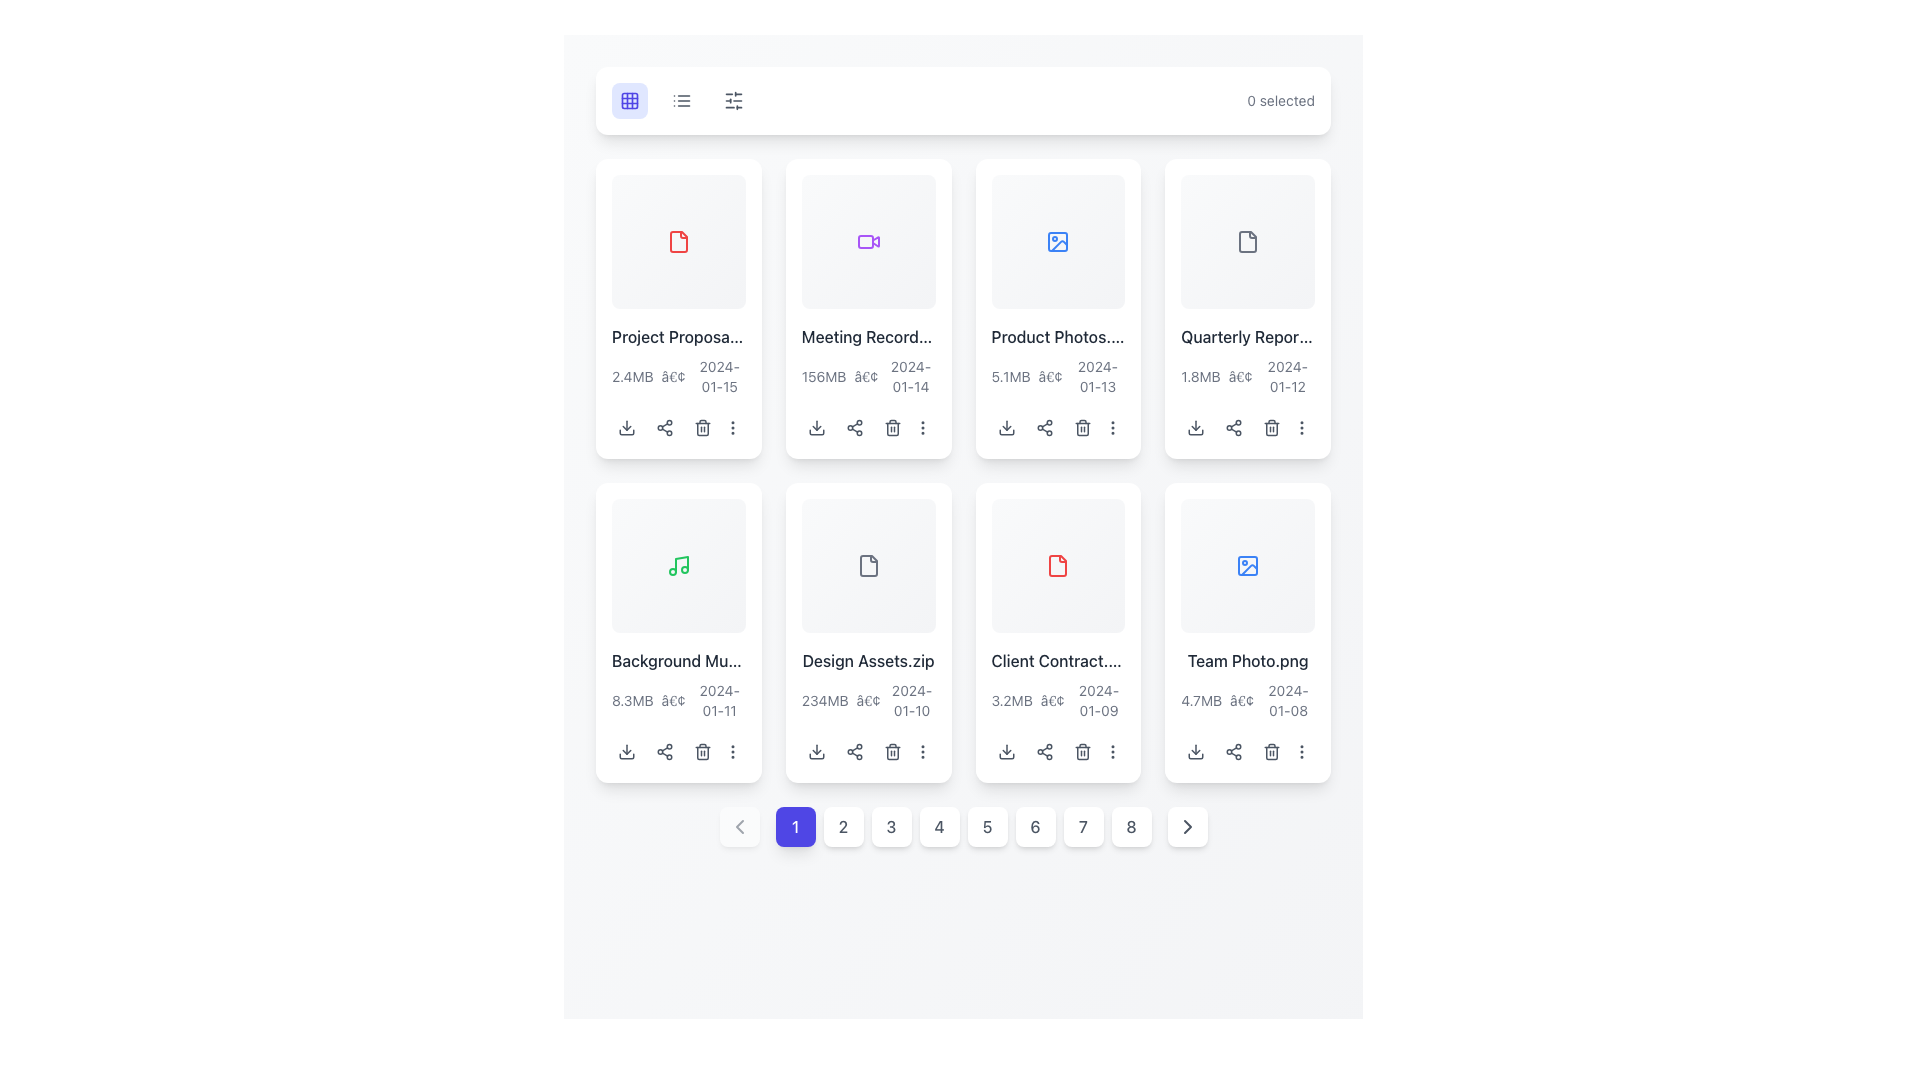 The image size is (1920, 1080). I want to click on the static text label that displays the timestamp for the associated file, located below 'Design Assets.zip' in a multi-column grid layout, so click(911, 699).